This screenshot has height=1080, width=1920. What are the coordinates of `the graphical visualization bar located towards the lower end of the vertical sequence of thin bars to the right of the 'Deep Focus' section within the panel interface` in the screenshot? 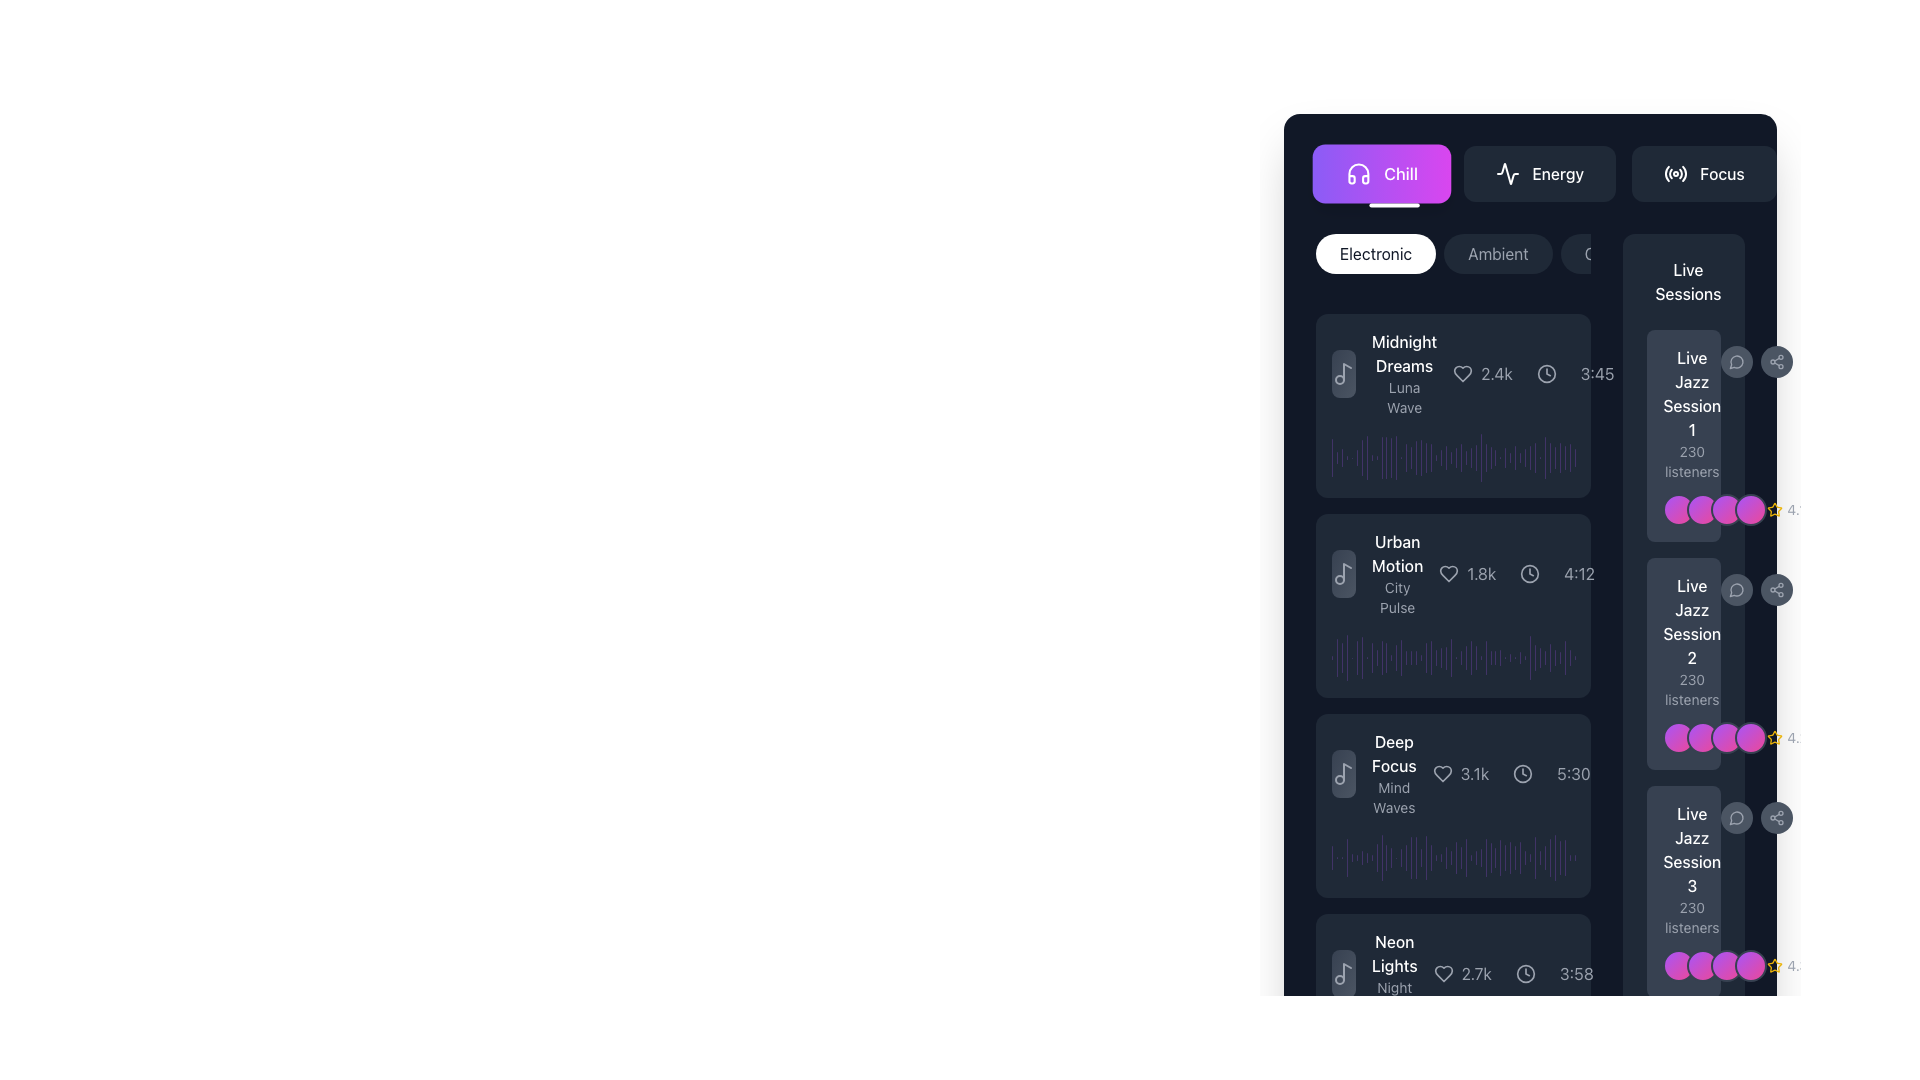 It's located at (1510, 856).